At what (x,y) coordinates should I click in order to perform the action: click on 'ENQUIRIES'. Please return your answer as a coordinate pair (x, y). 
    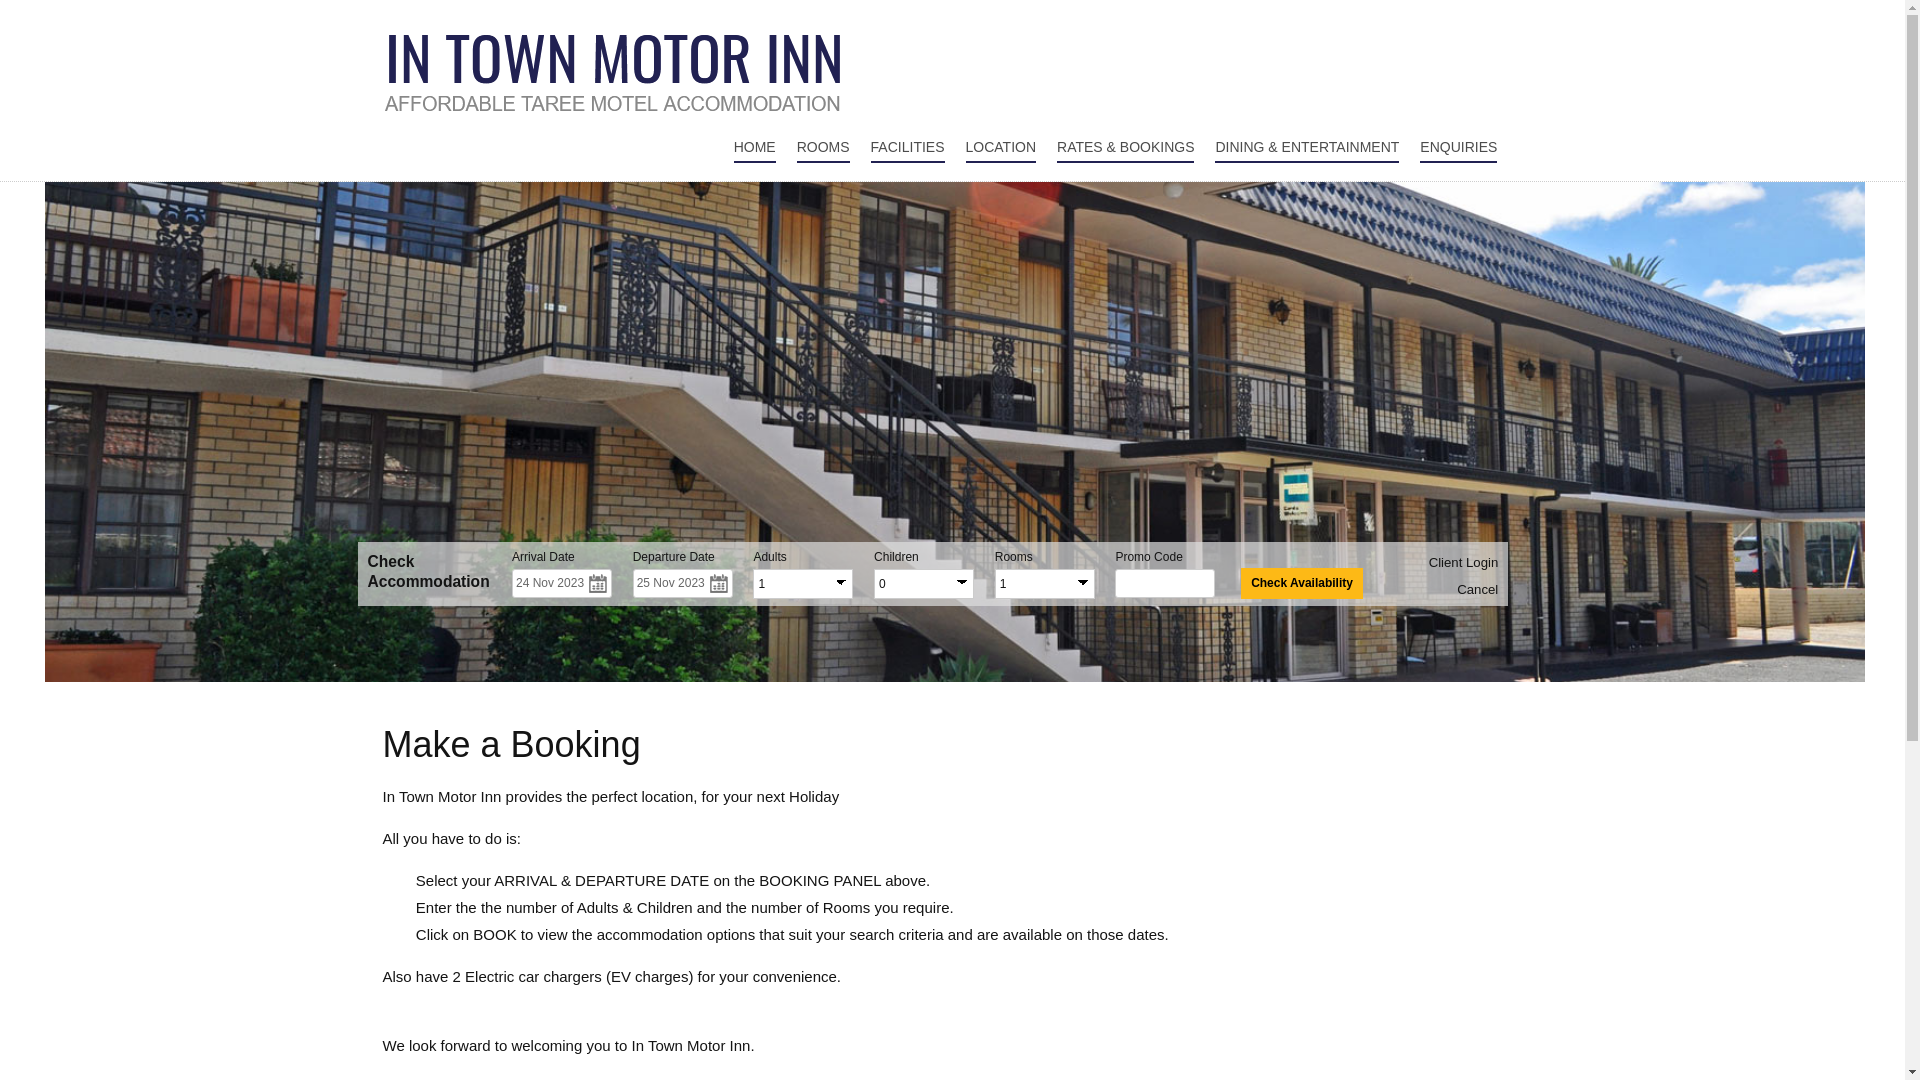
    Looking at the image, I should click on (1419, 147).